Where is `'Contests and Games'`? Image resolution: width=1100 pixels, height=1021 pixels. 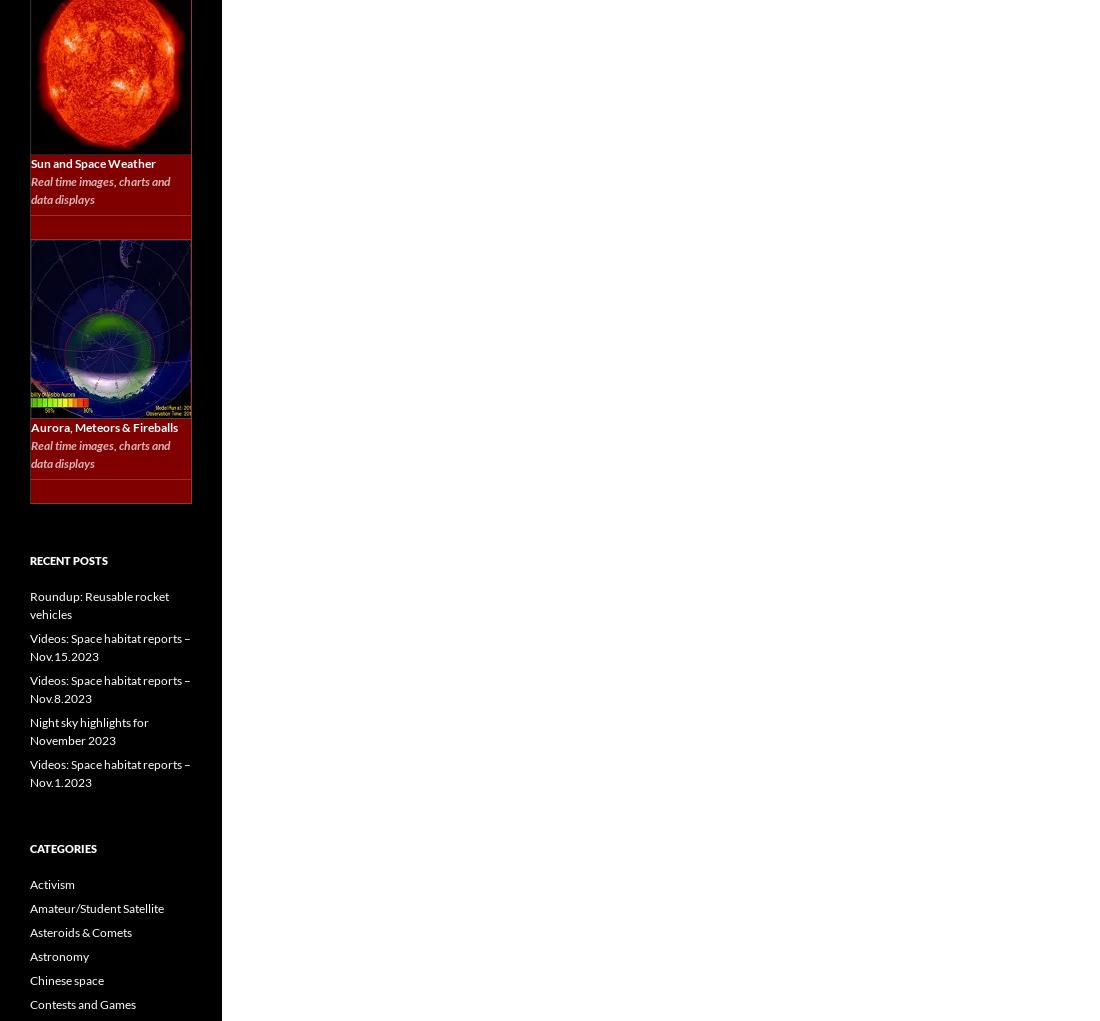 'Contests and Games' is located at coordinates (83, 1004).